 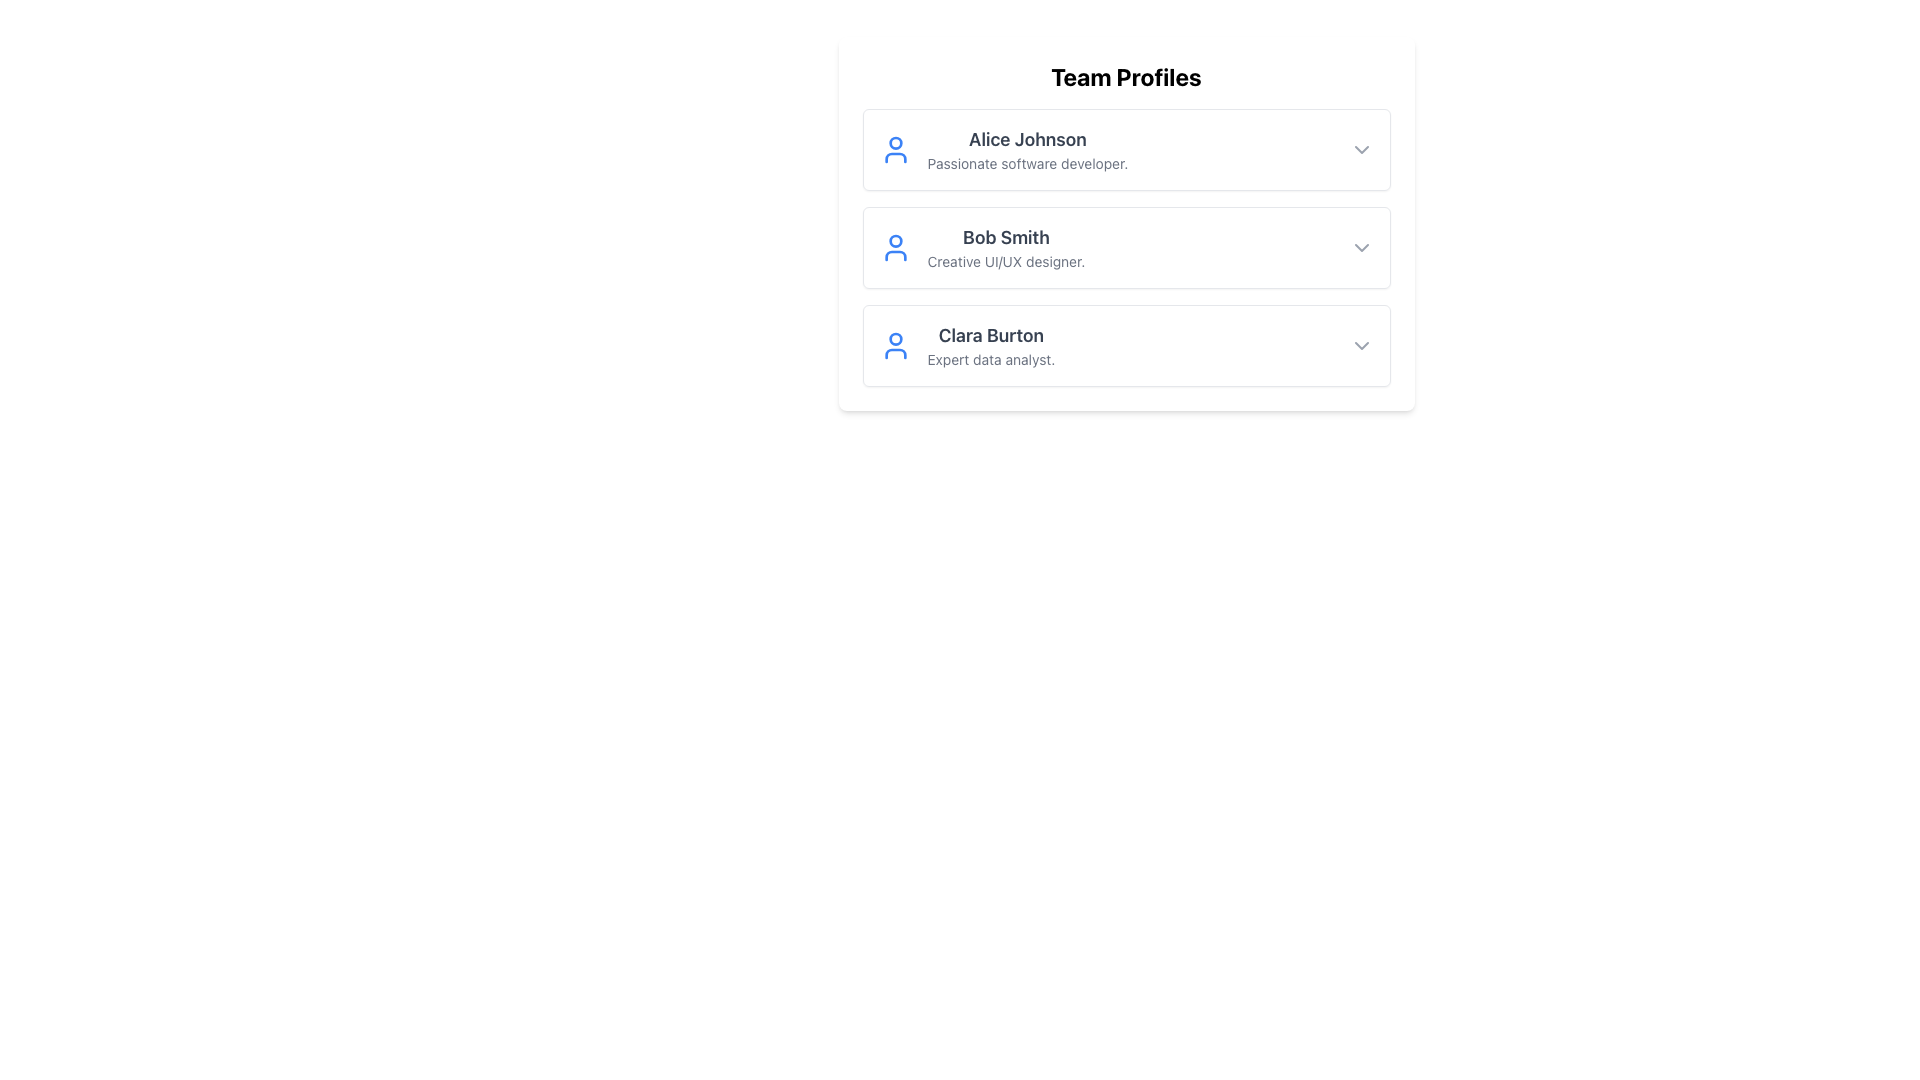 What do you see at coordinates (982, 246) in the screenshot?
I see `the user profile summary for the second profile in the 'Team Profiles' section, which includes the user's name, professional role description, and icon` at bounding box center [982, 246].